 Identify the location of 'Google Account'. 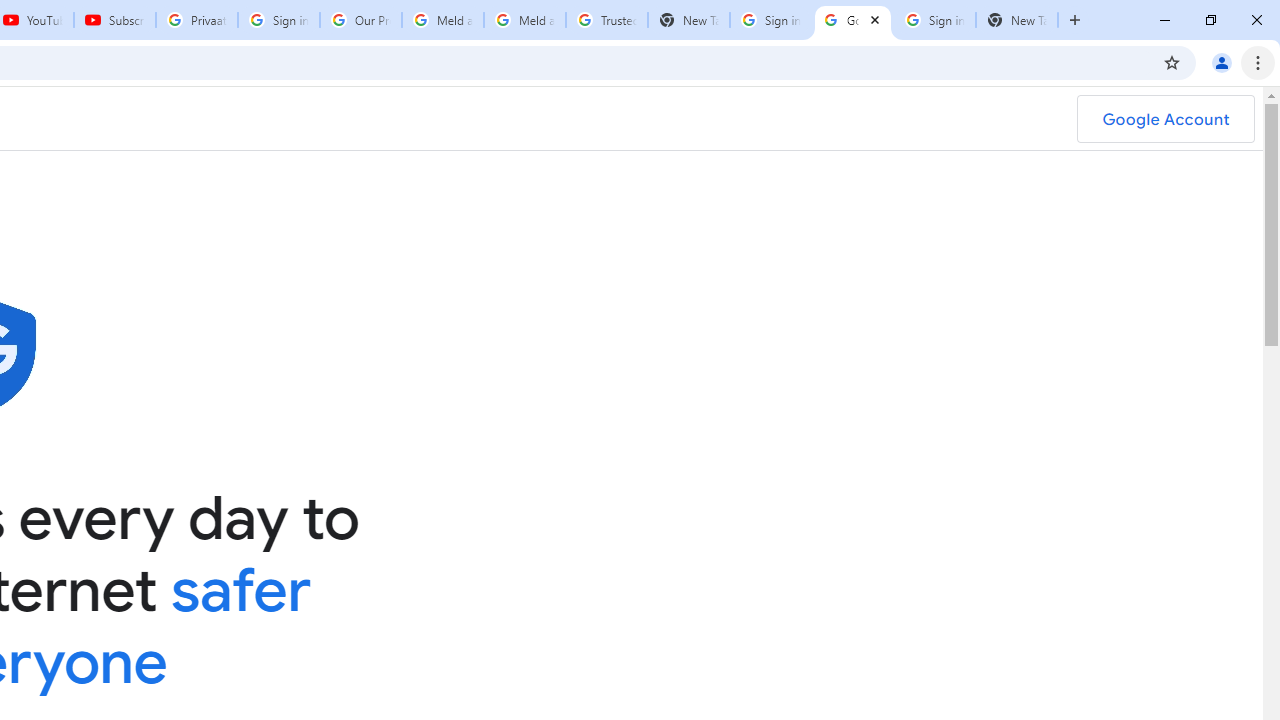
(1165, 119).